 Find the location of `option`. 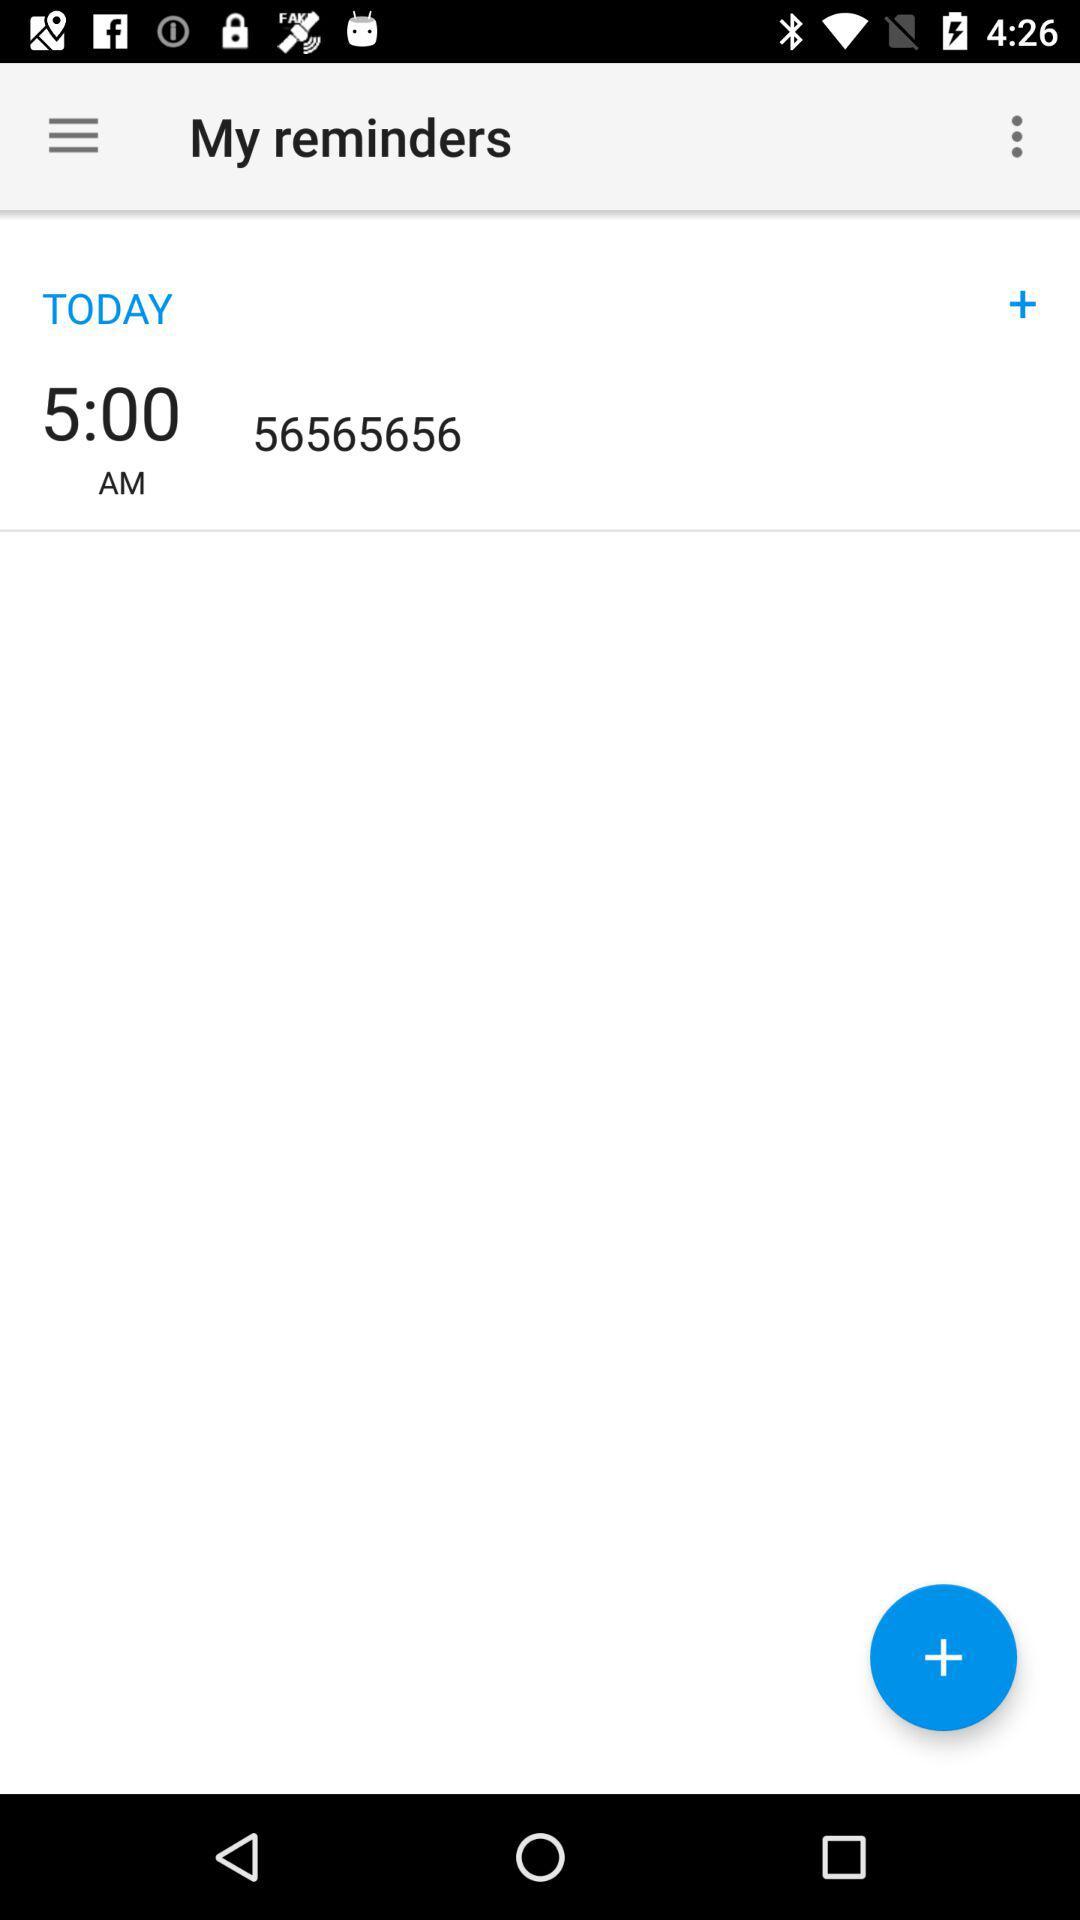

option is located at coordinates (943, 1657).